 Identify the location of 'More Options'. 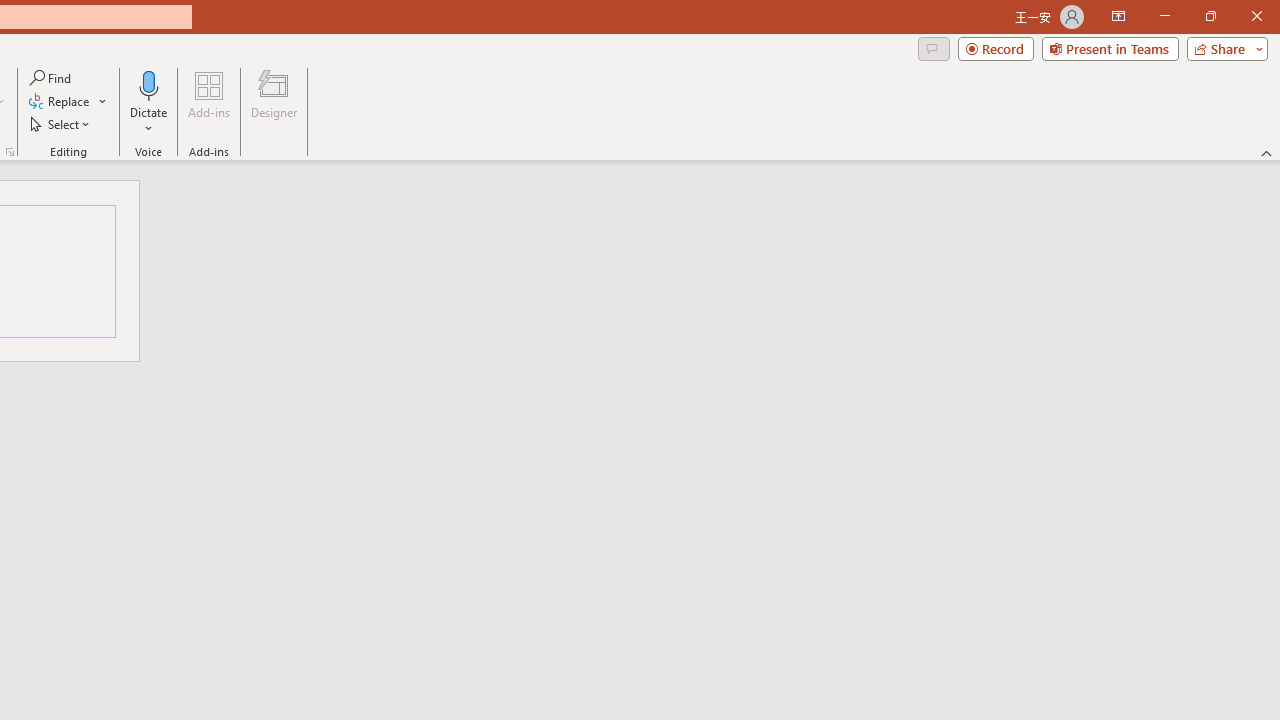
(148, 121).